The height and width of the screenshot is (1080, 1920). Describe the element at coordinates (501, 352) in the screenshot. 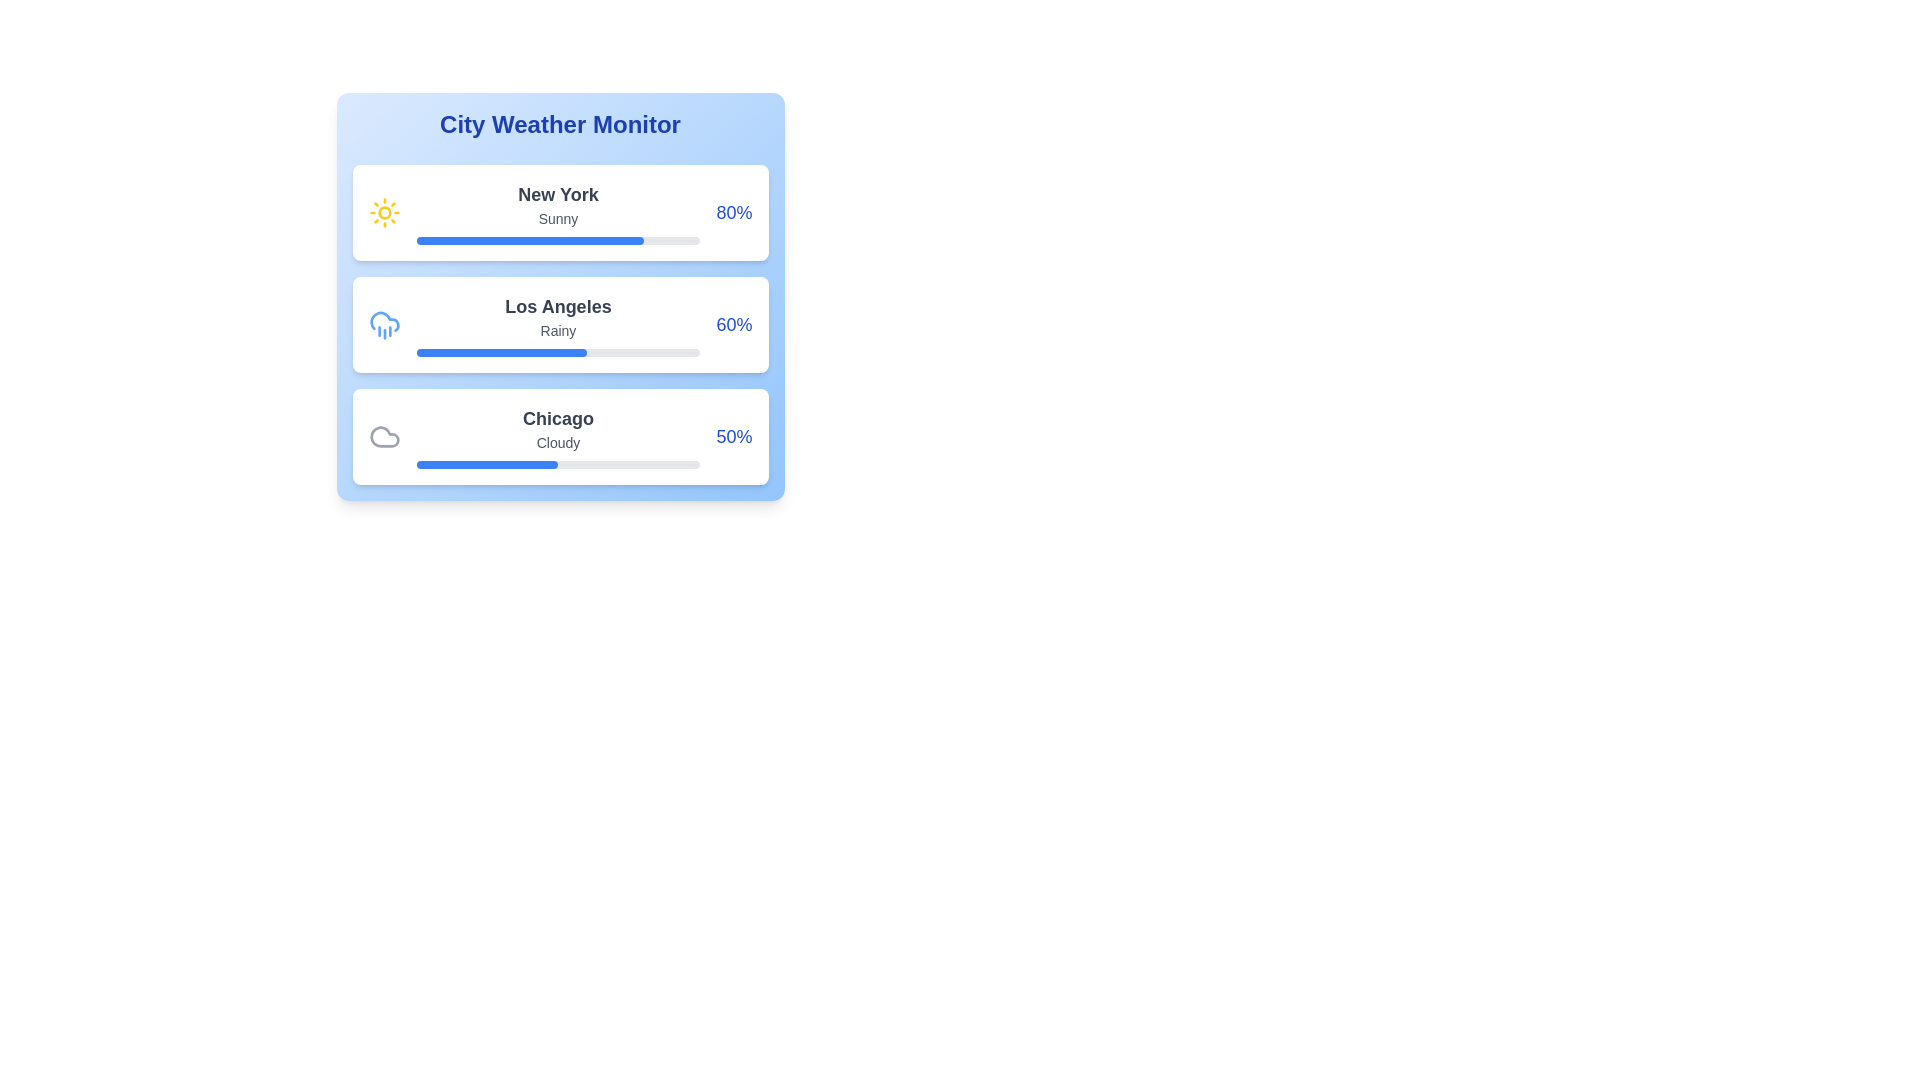

I see `the blue progress bar indicating 60% completion within the progress indicator UI component under the 'Los Angeles' section, which is the second item in the weather statuses list` at that location.